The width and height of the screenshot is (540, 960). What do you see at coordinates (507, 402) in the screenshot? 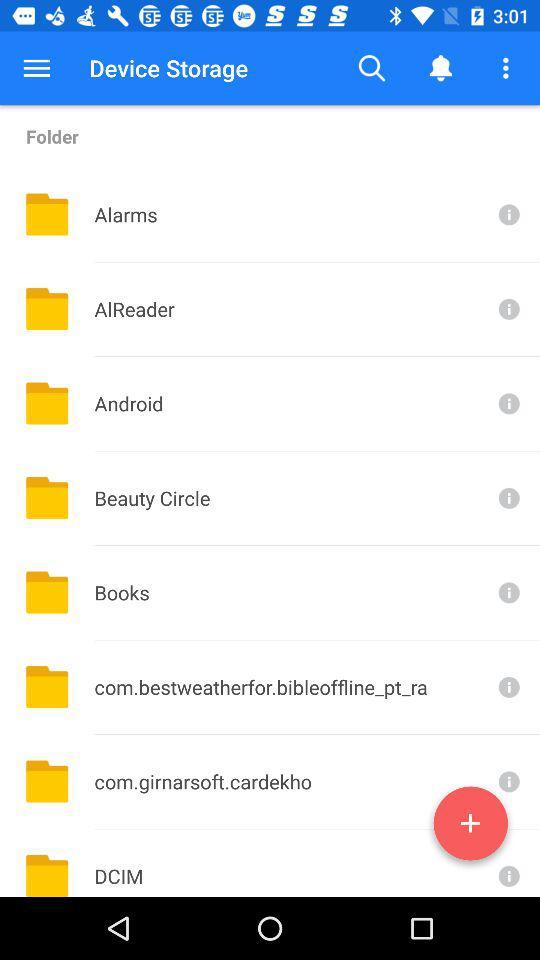
I see `android folder info` at bounding box center [507, 402].